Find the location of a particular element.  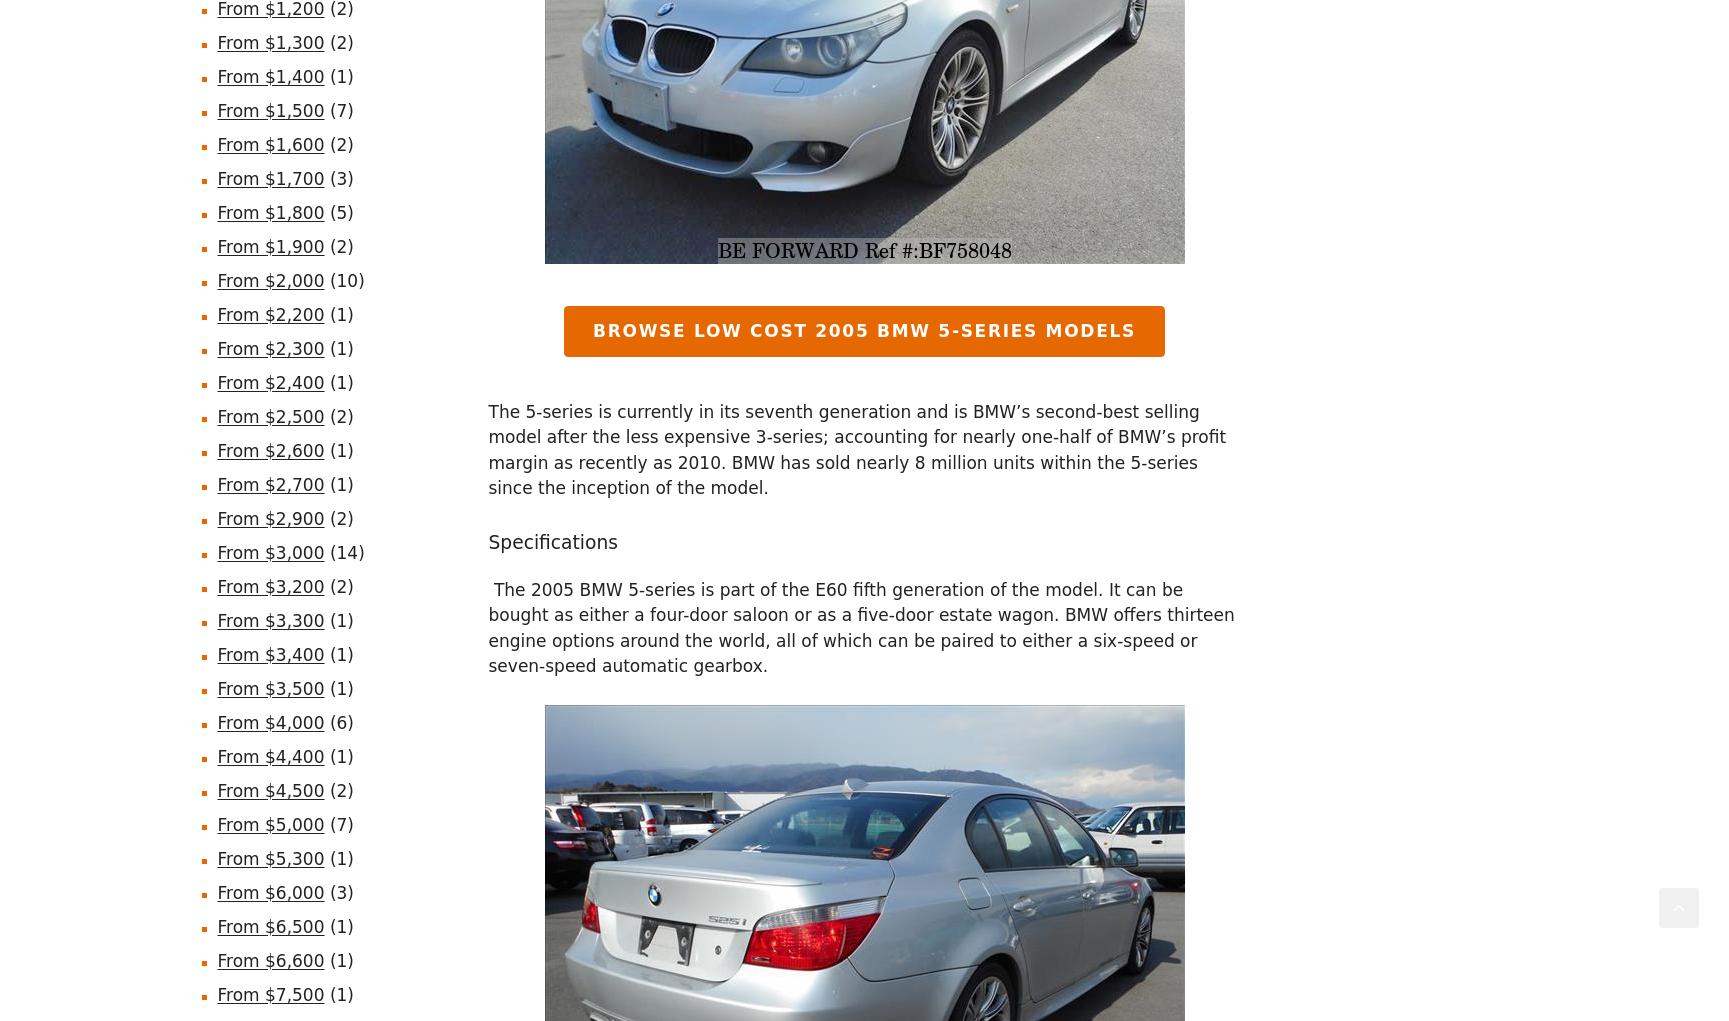

'From $3,500' is located at coordinates (270, 687).